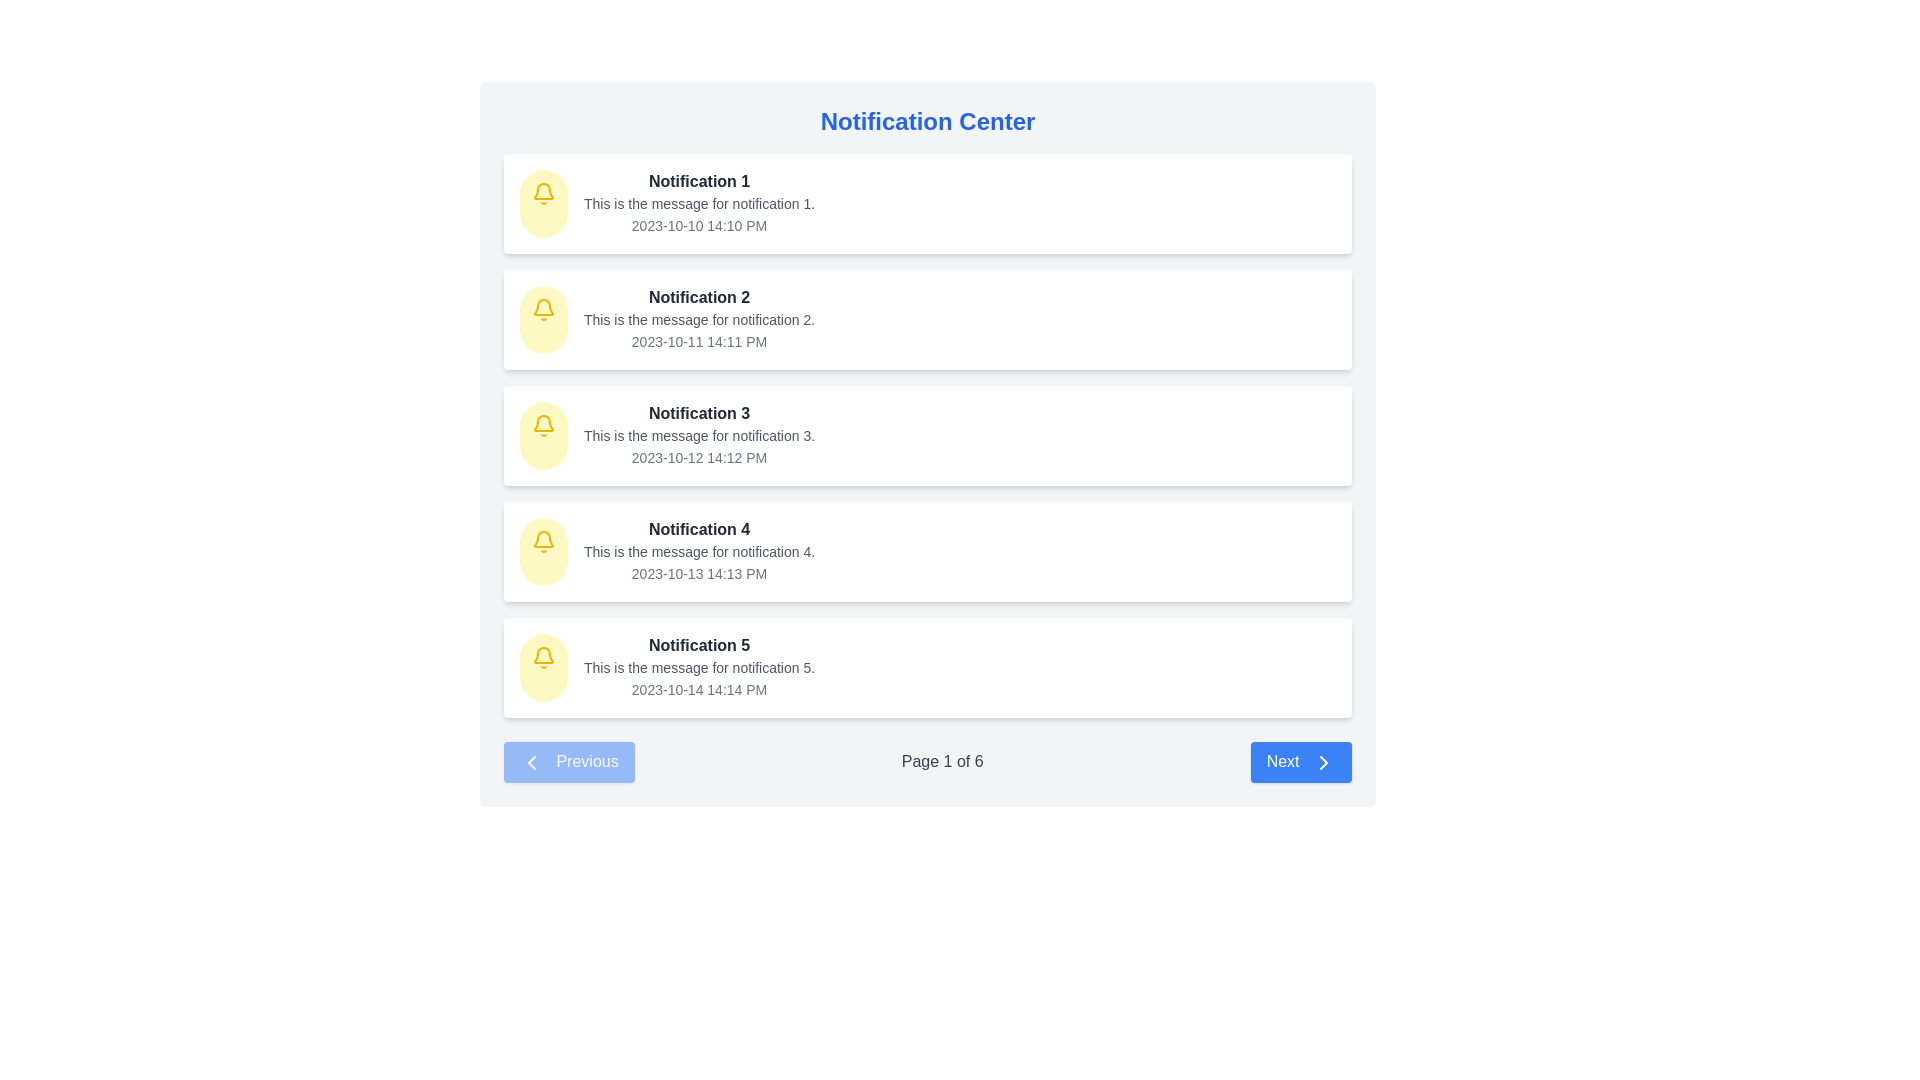 The width and height of the screenshot is (1920, 1080). I want to click on the notification icon located on the left side of the notification box labeled 'Notification 4' in the notification list, so click(543, 551).